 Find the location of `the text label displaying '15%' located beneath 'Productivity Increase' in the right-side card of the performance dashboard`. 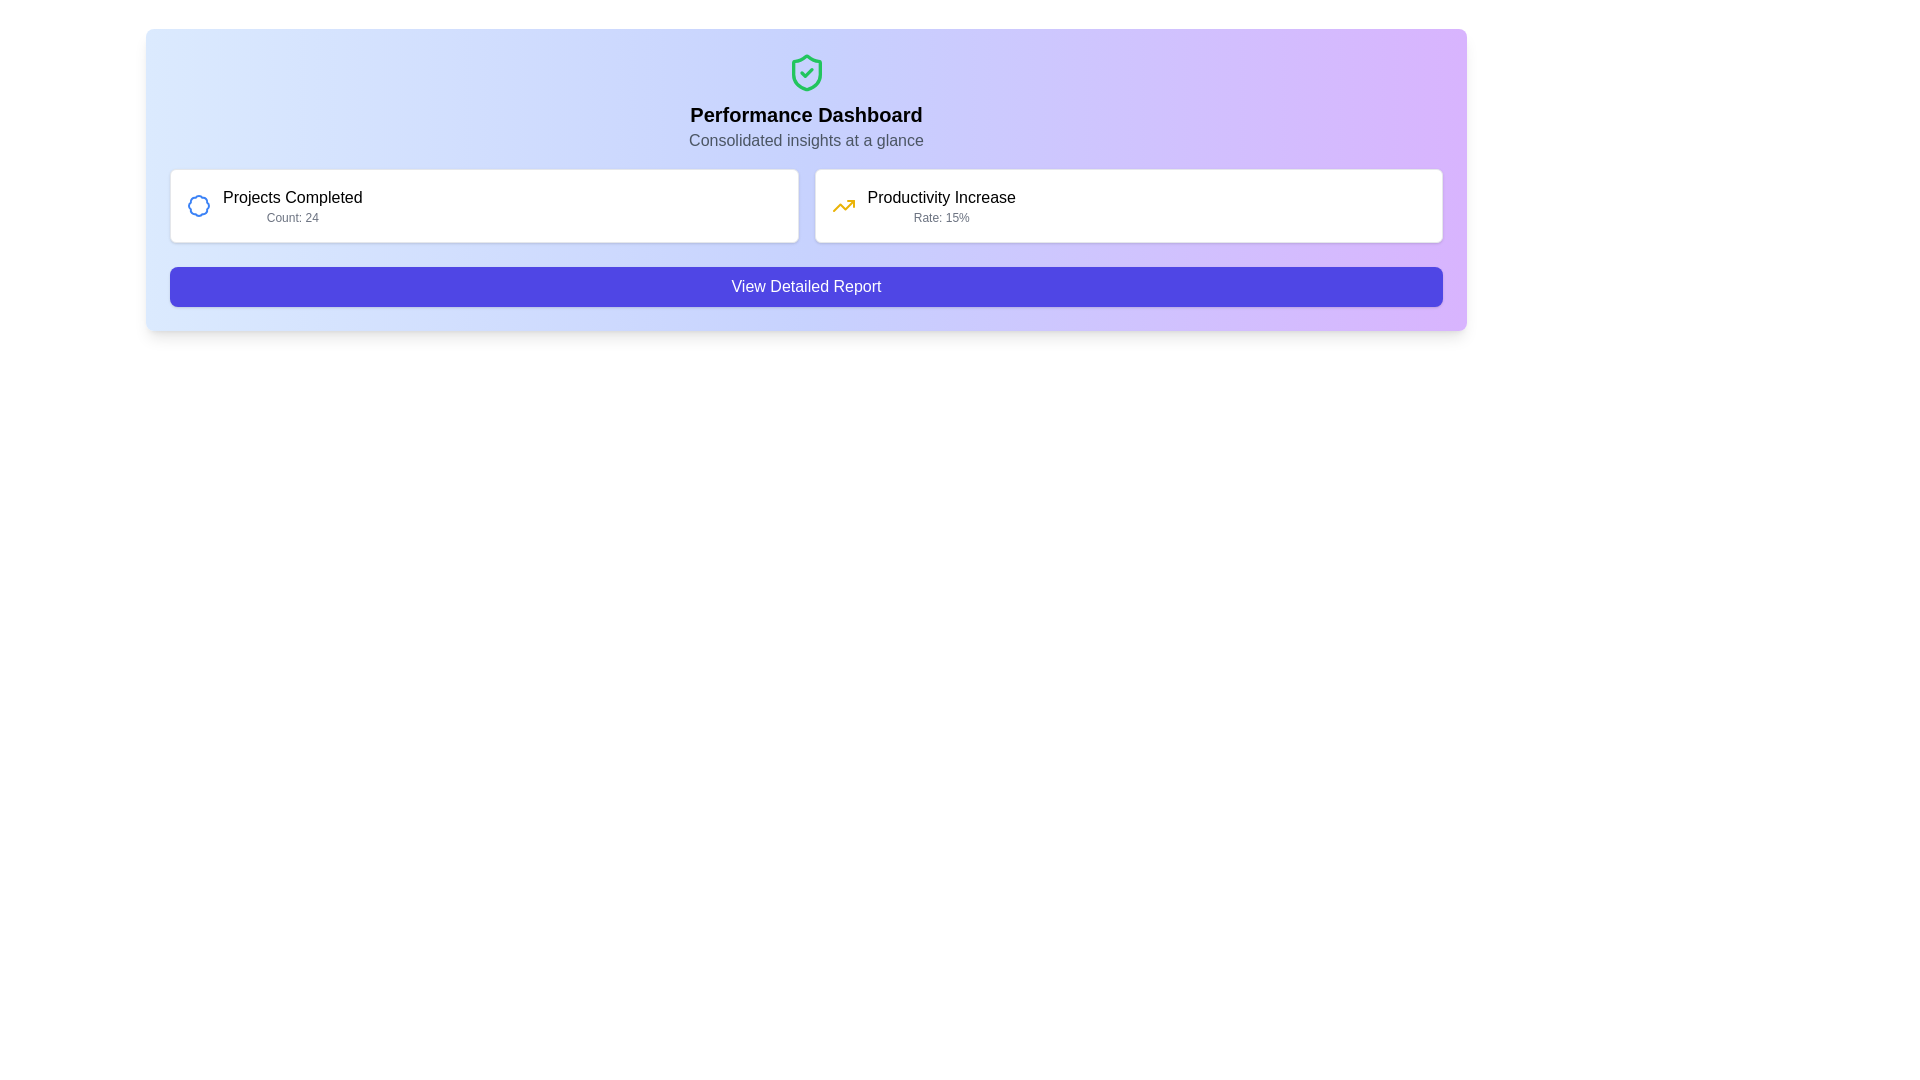

the text label displaying '15%' located beneath 'Productivity Increase' in the right-side card of the performance dashboard is located at coordinates (940, 218).